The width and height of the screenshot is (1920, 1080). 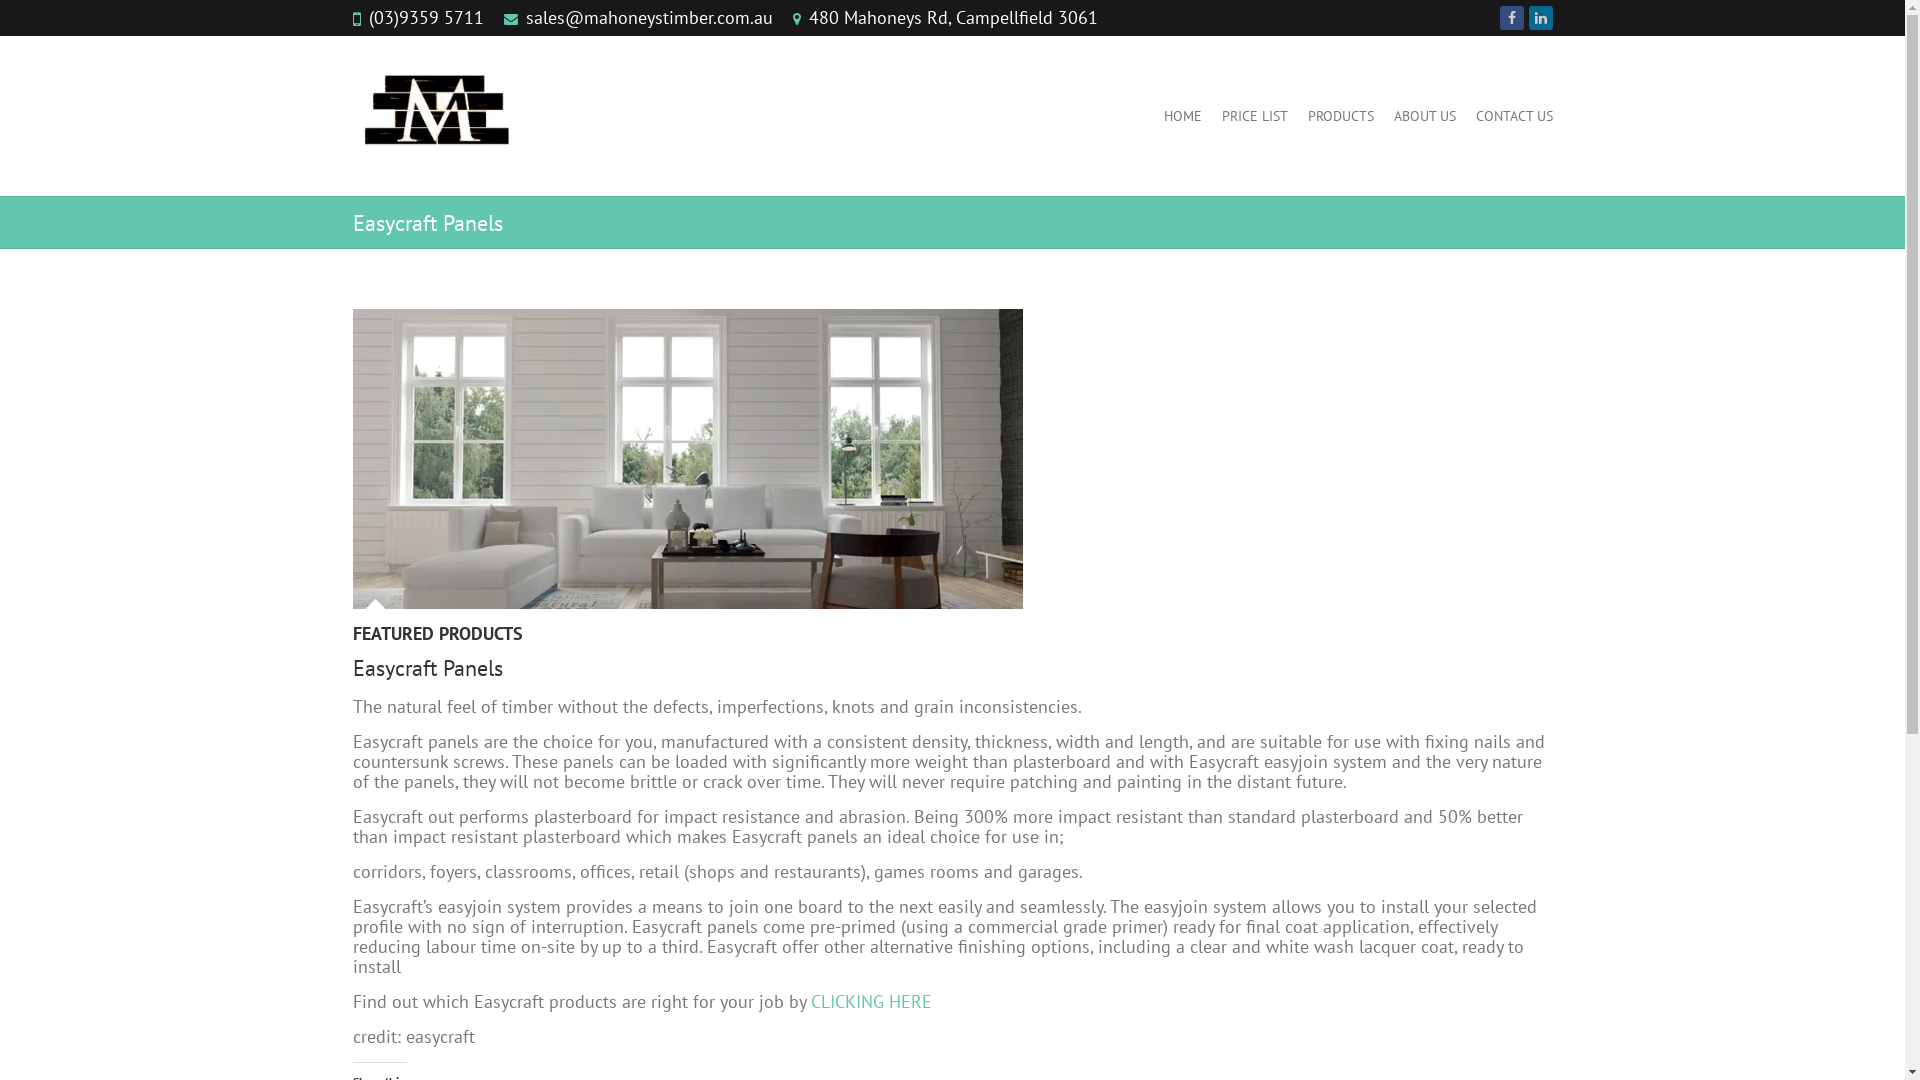 What do you see at coordinates (1424, 115) in the screenshot?
I see `'ABOUT US'` at bounding box center [1424, 115].